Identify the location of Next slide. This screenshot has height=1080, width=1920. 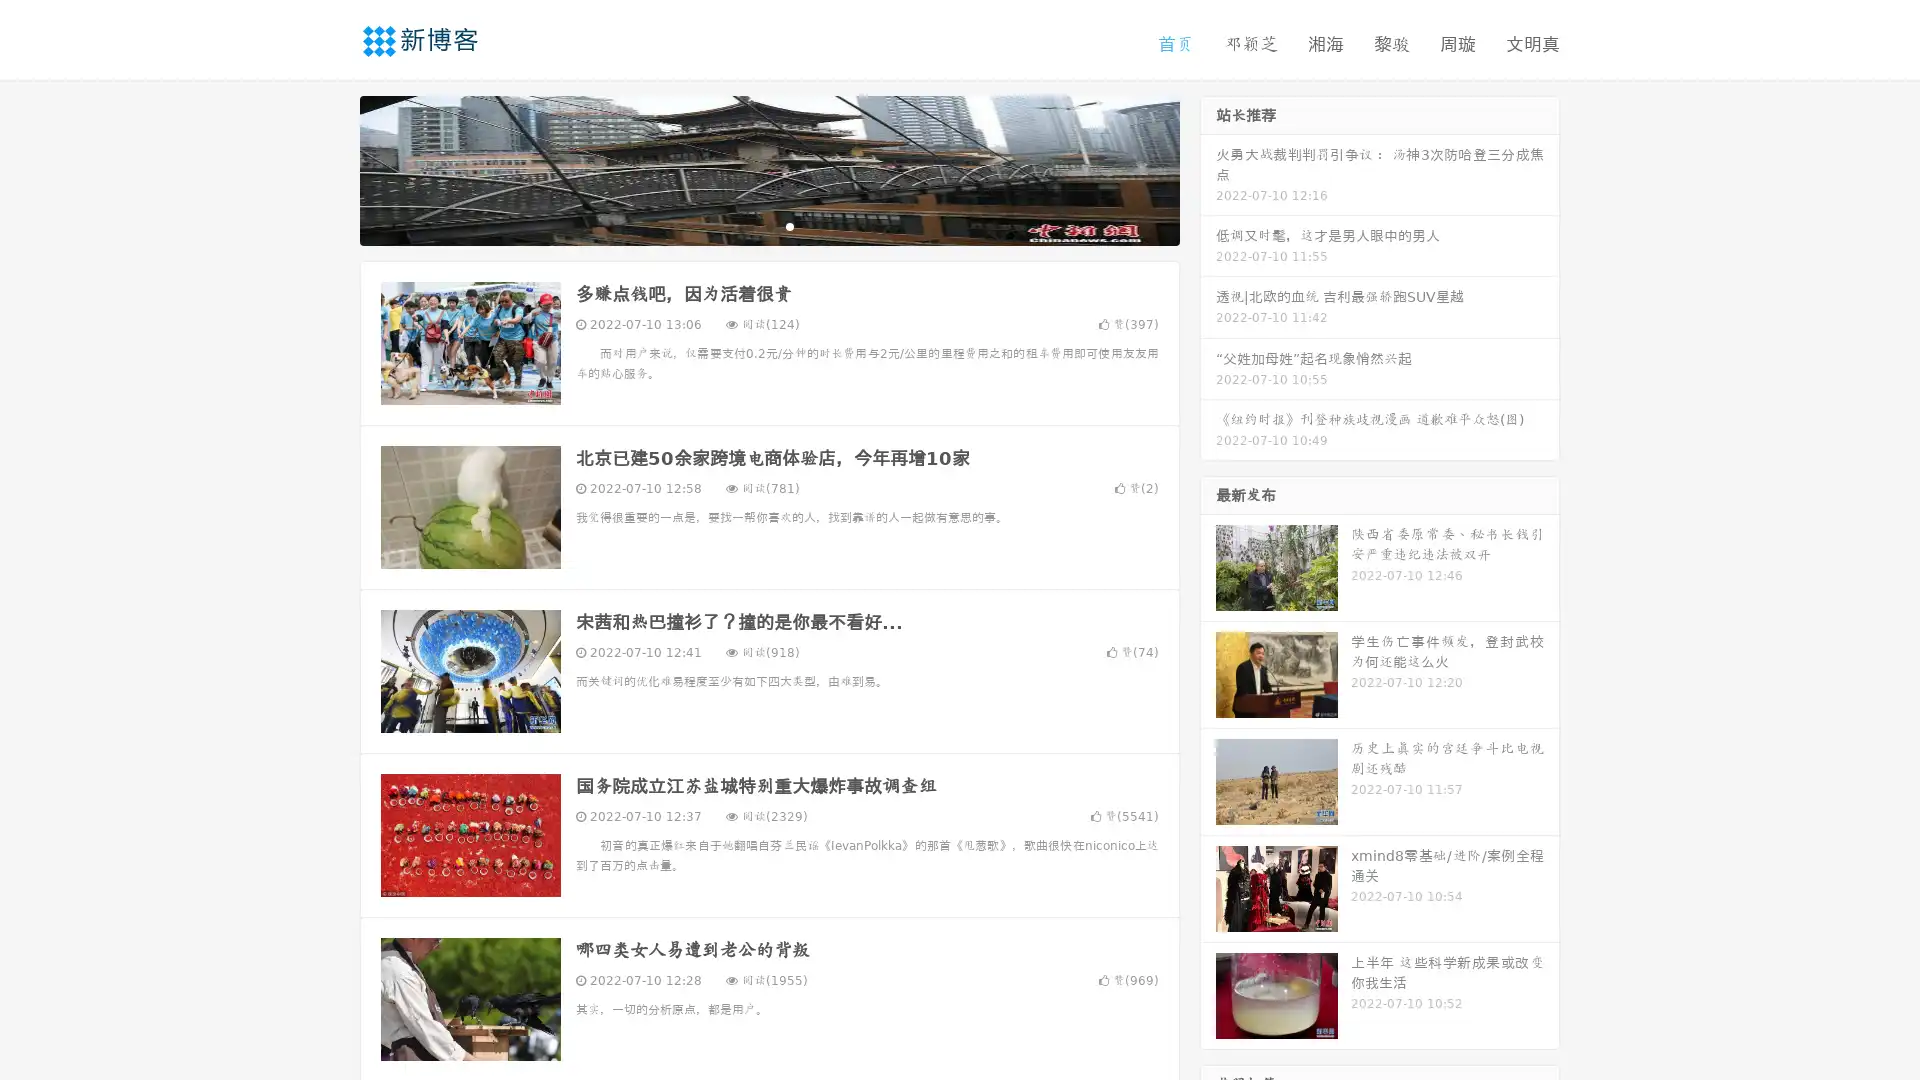
(1208, 168).